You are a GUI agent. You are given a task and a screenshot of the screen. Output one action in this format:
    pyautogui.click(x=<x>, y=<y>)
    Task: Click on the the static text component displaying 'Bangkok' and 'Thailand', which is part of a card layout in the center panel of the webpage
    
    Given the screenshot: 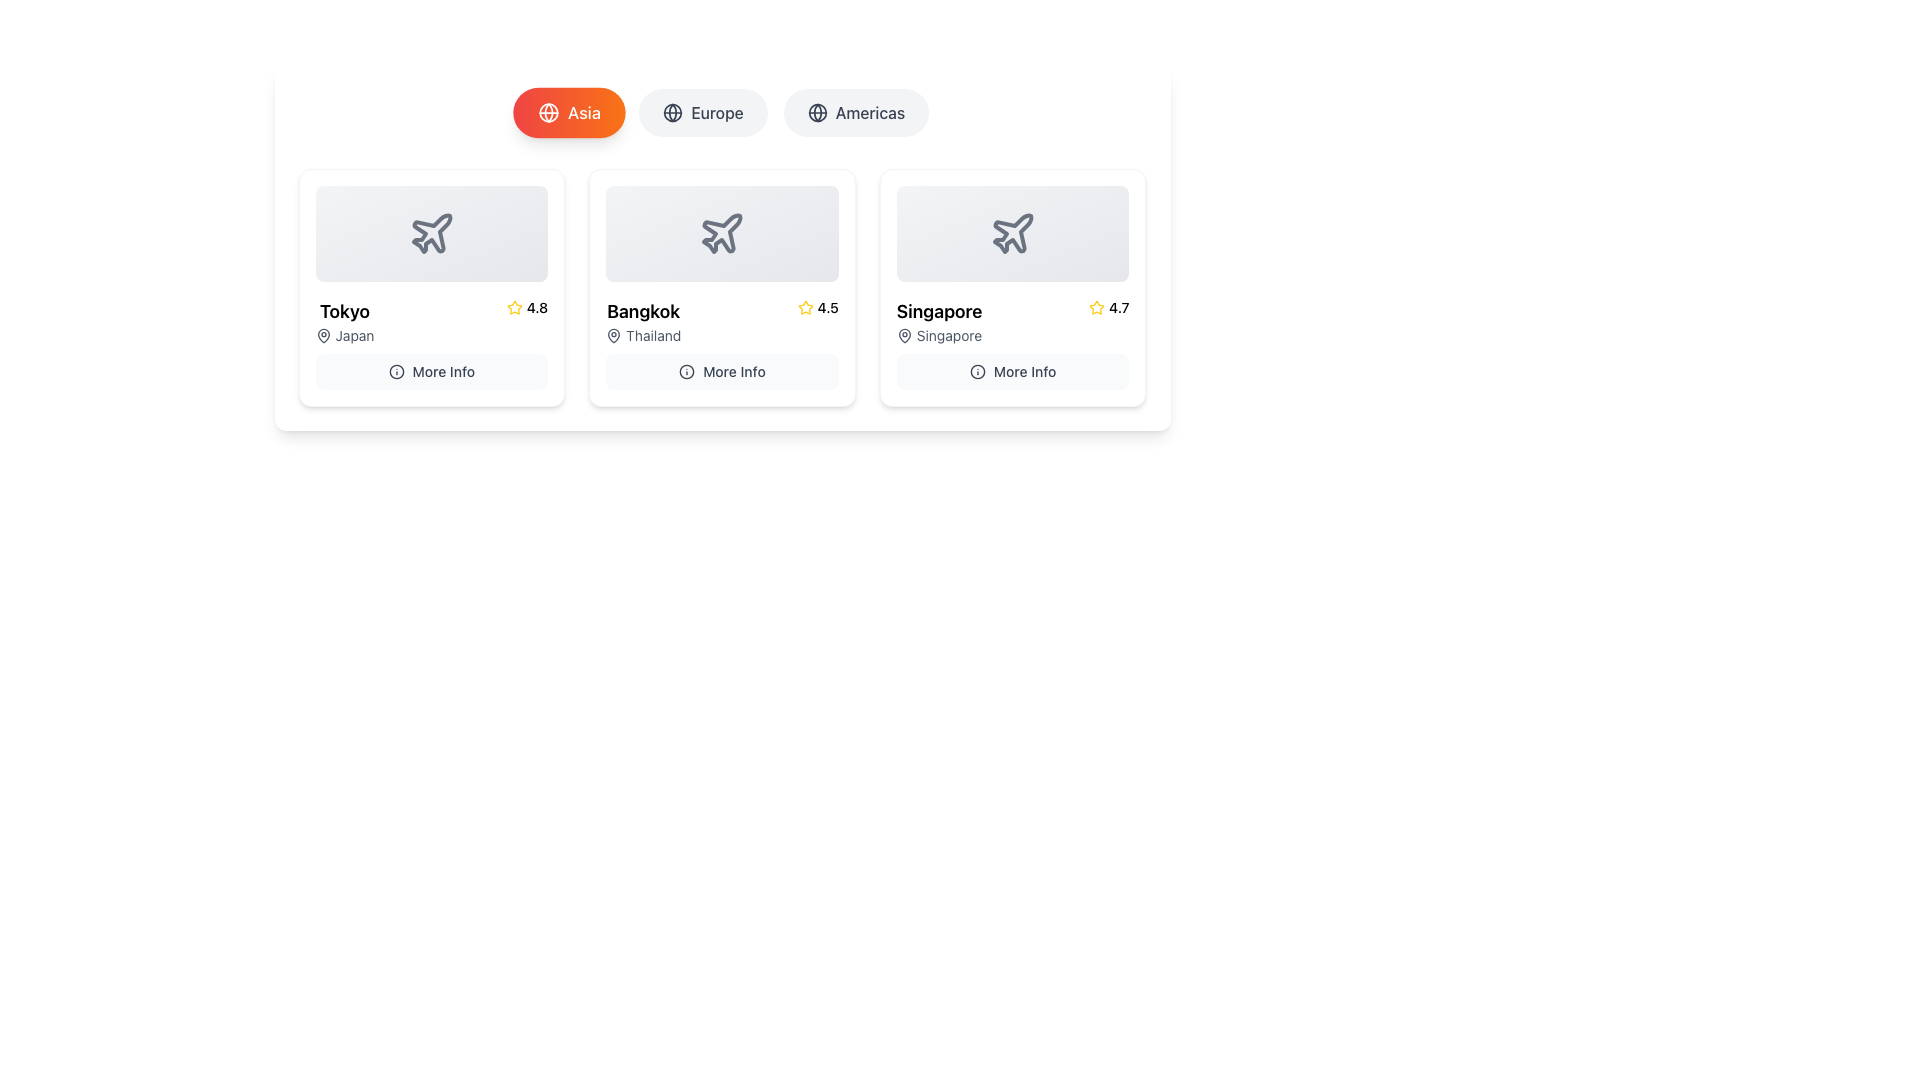 What is the action you would take?
    pyautogui.click(x=643, y=320)
    